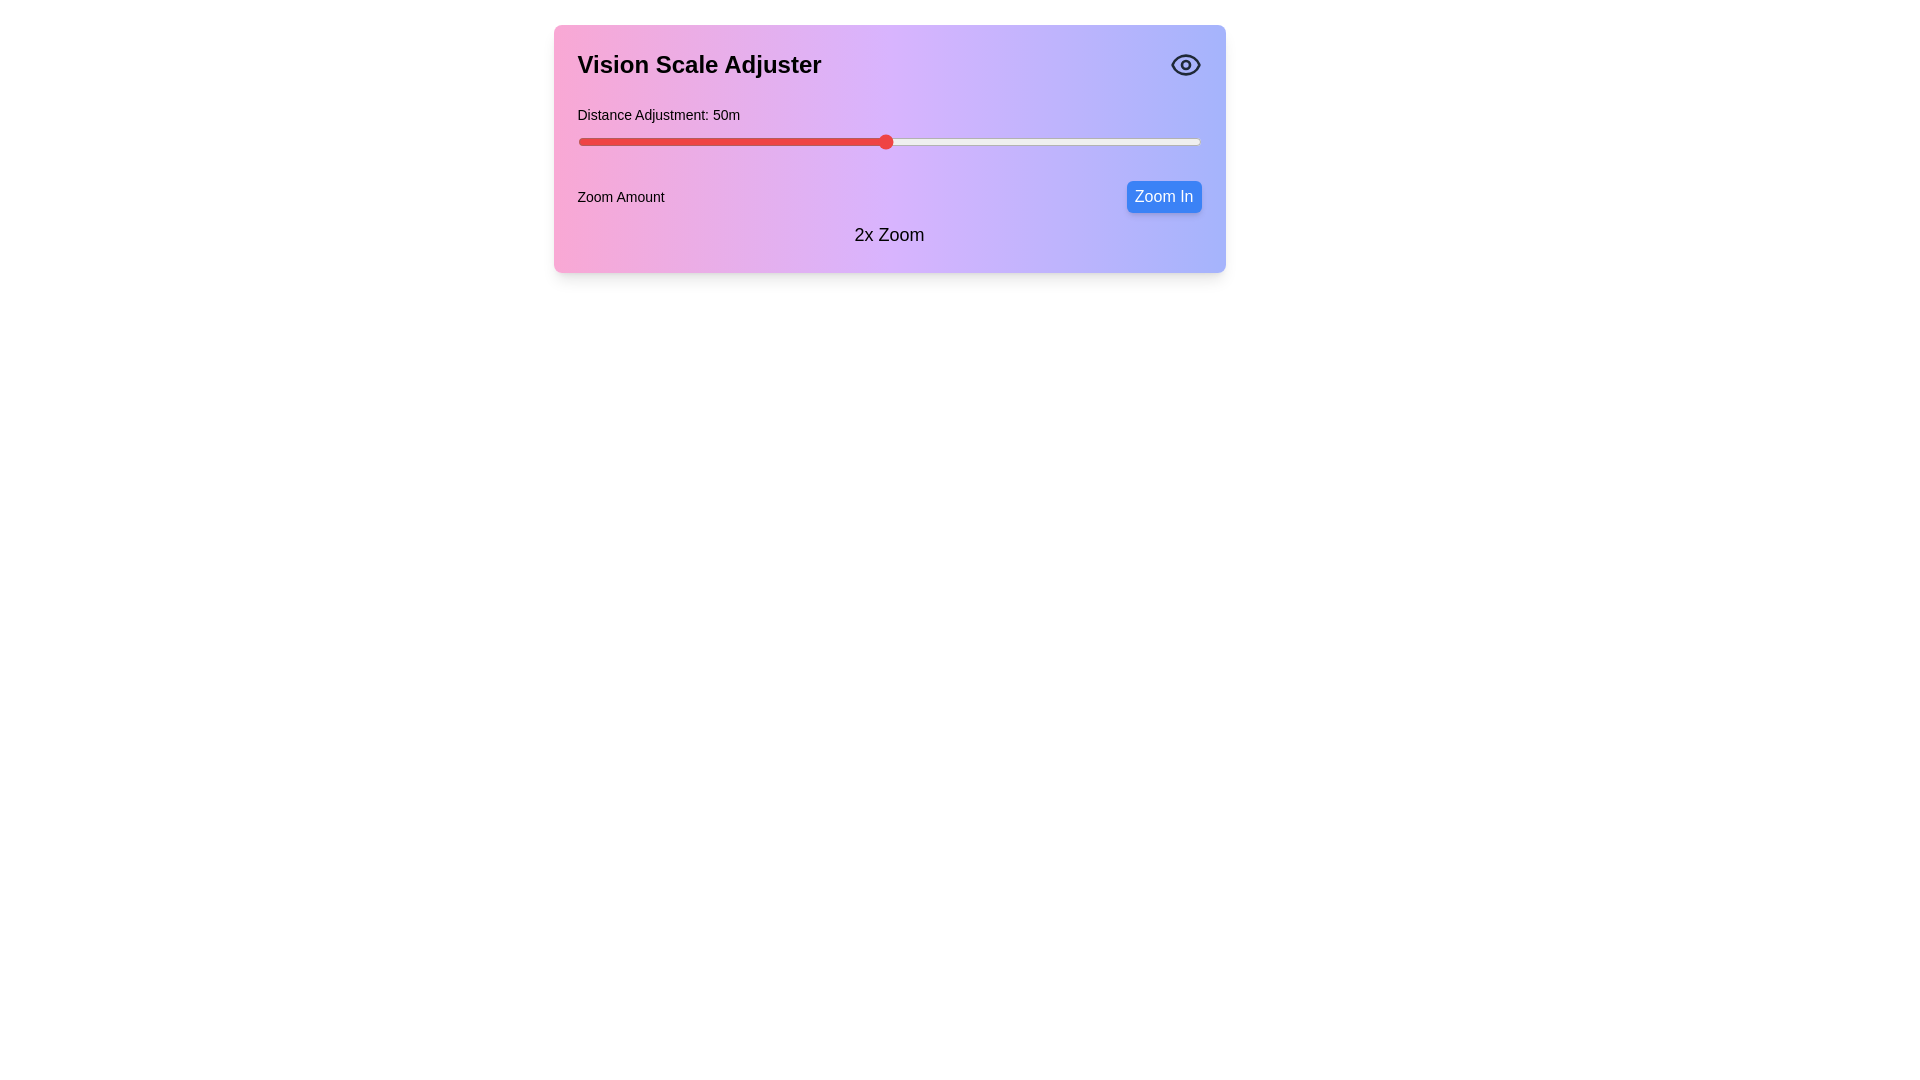  Describe the element at coordinates (888, 131) in the screenshot. I see `the range slider located beneath the label 'Distance Adjustment: 50m' in the 'Vision Scale Adjuster' component` at that location.